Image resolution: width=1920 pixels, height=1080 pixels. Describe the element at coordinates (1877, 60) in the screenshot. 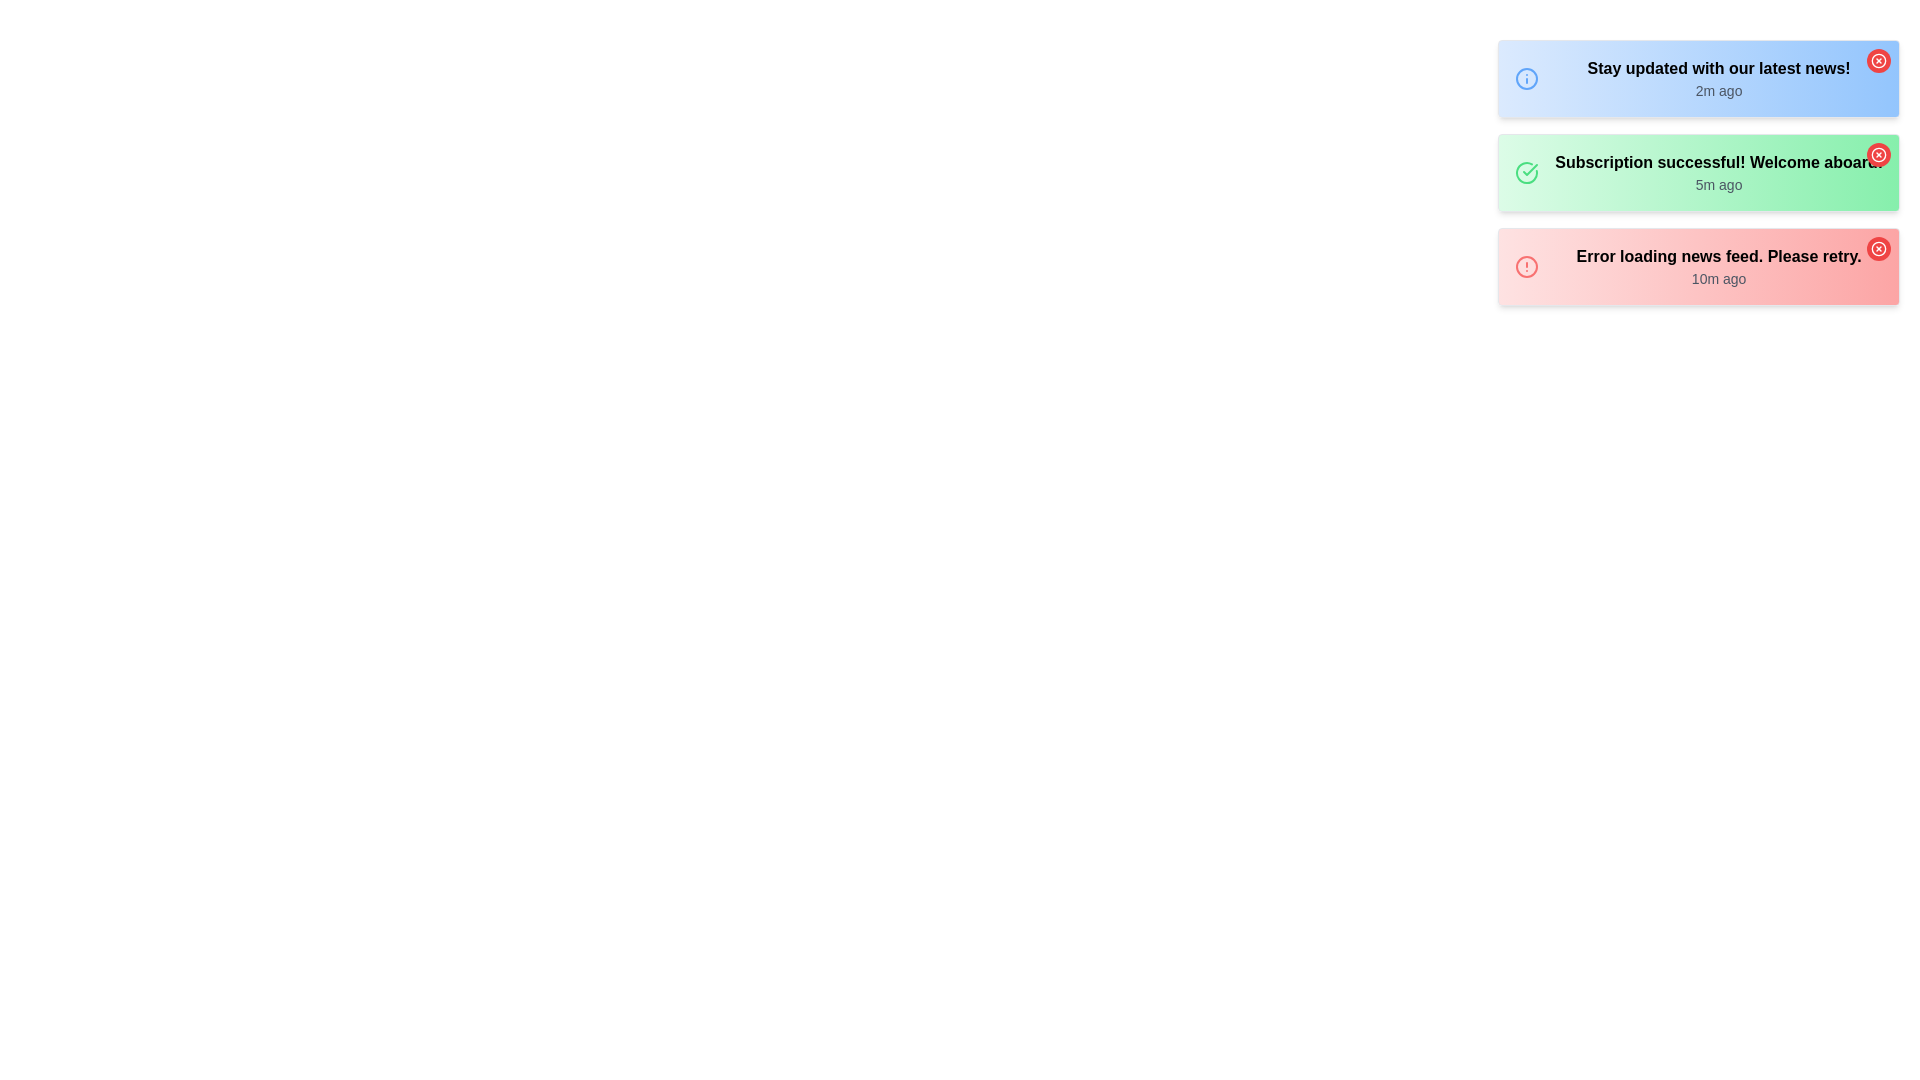

I see `the close button with an icon located at the top-right corner of the blue notification box titled 'Stay updated with our latest news!'` at that location.